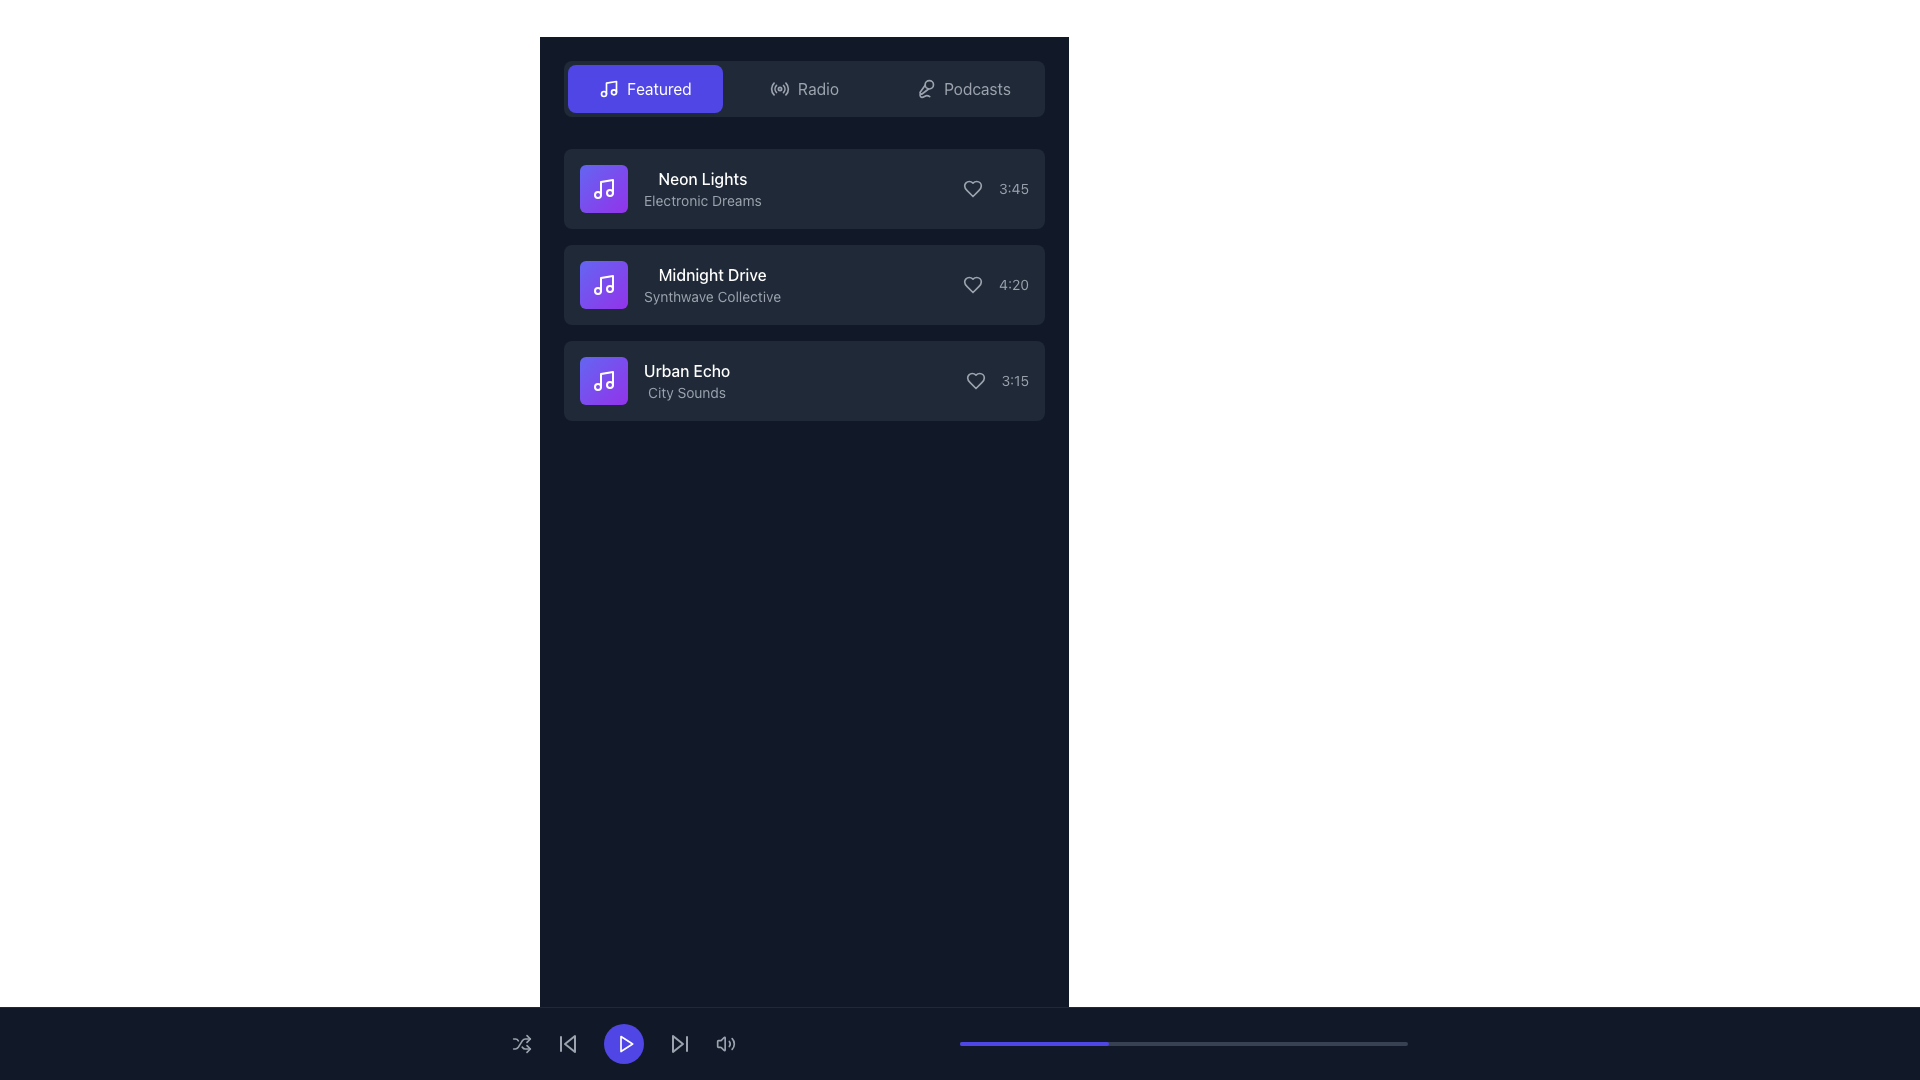  Describe the element at coordinates (1013, 189) in the screenshot. I see `the text field displaying '3:45' in gray color` at that location.